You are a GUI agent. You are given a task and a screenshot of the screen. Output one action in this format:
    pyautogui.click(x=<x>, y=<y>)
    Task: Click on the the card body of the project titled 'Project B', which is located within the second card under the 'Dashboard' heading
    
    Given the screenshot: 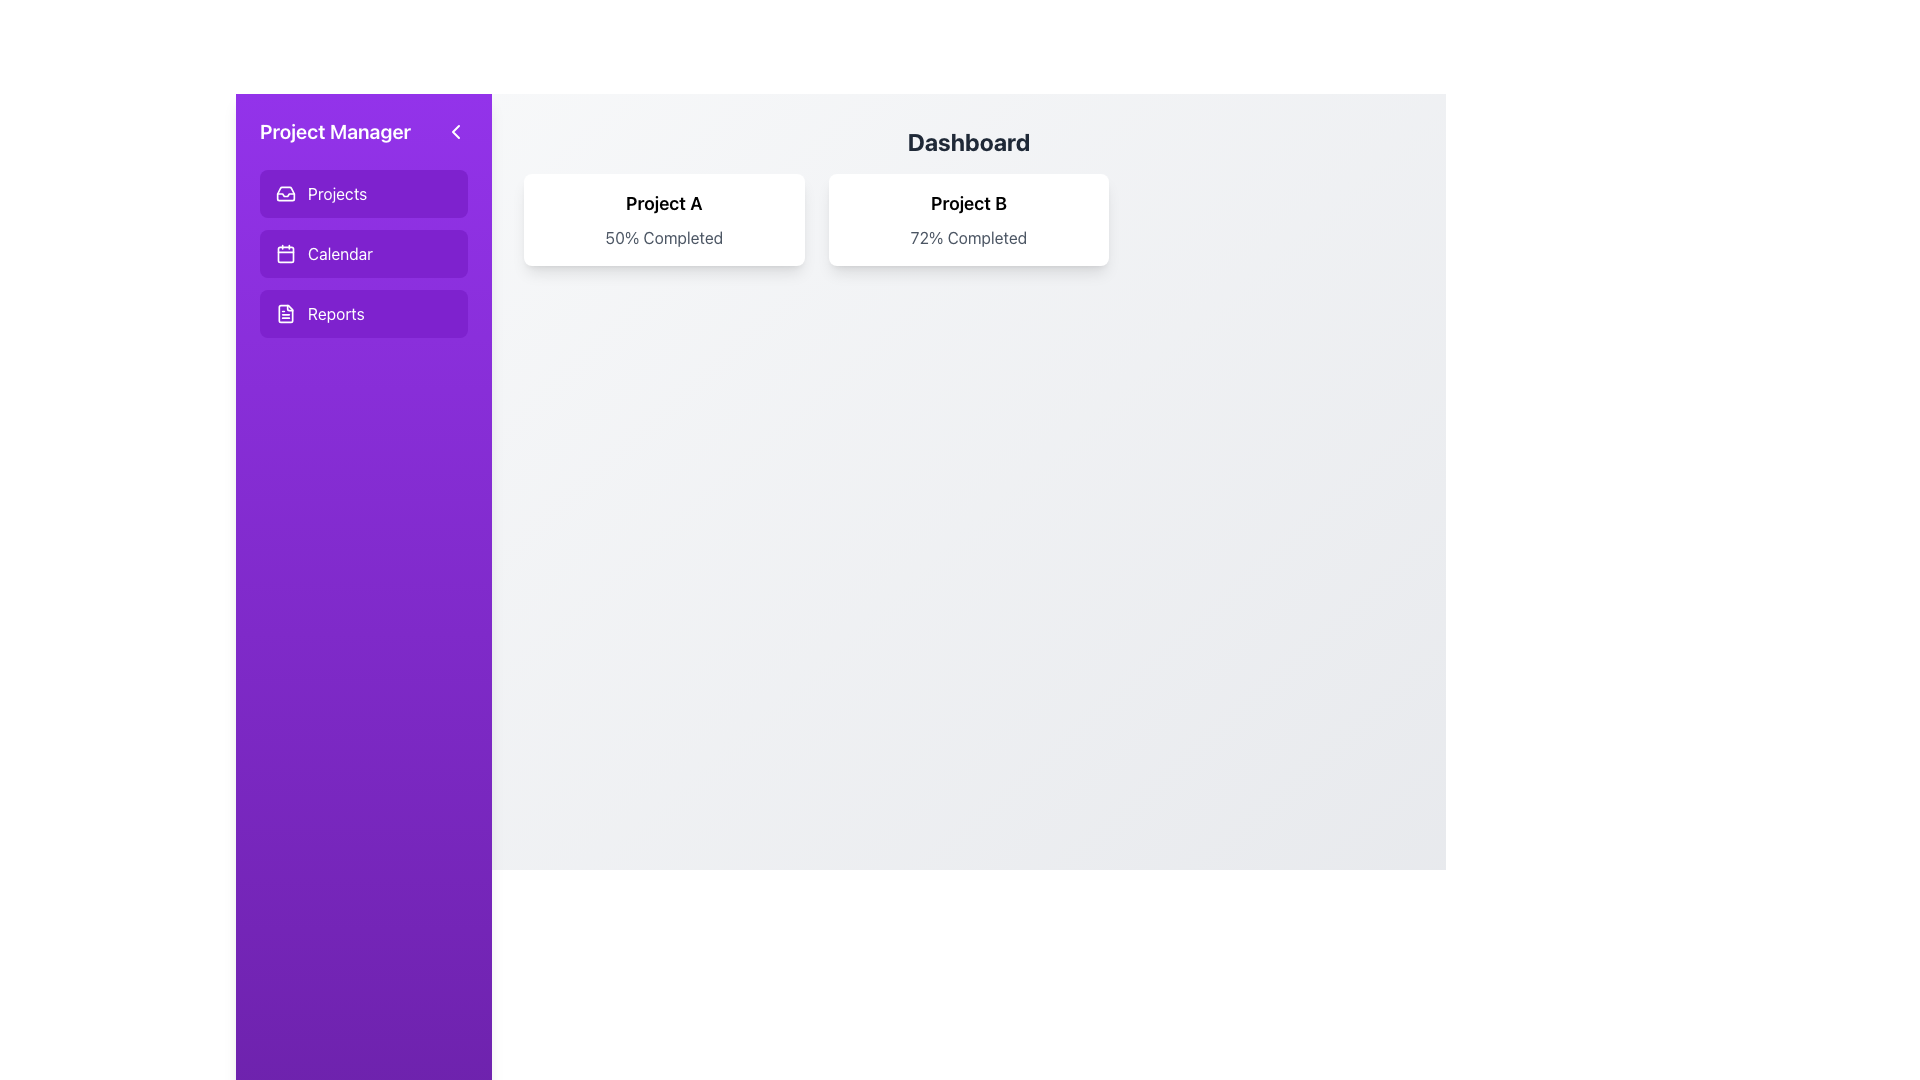 What is the action you would take?
    pyautogui.click(x=969, y=204)
    